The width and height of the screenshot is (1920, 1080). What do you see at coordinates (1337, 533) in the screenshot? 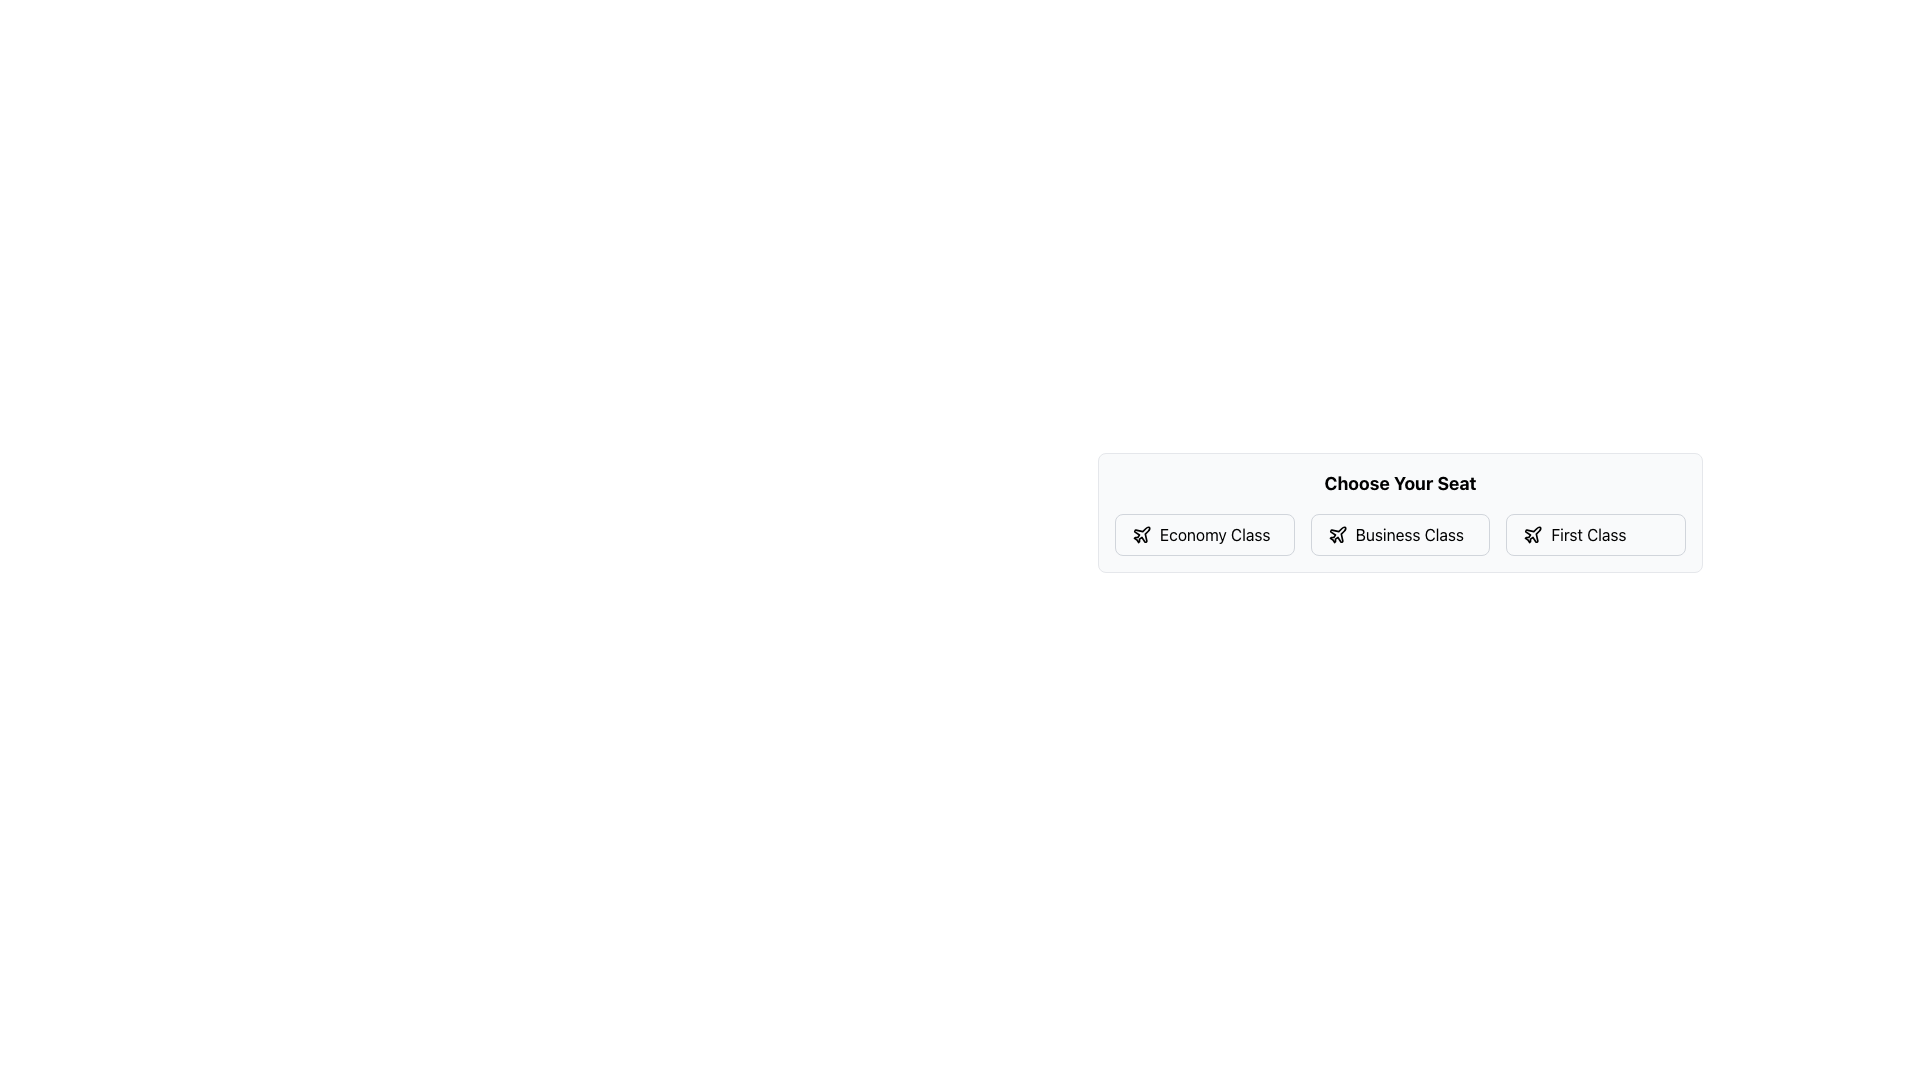
I see `the 'Business Class' button icon, which is the second button in a horizontal group of three buttons under 'Choose Your Seat', featuring an airplane icon as a prefix` at bounding box center [1337, 533].